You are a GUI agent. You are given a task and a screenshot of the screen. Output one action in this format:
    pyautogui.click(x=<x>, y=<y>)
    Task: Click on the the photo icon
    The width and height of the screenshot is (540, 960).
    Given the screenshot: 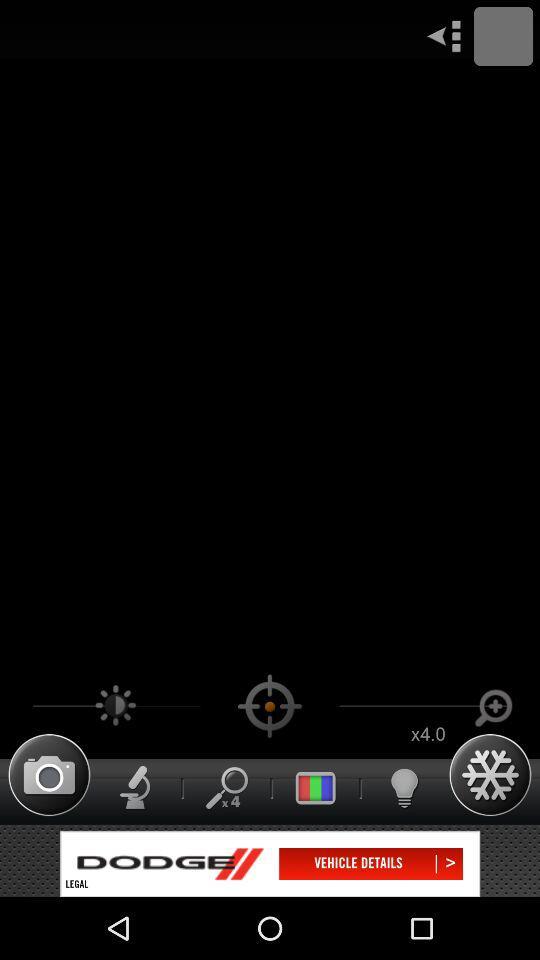 What is the action you would take?
    pyautogui.click(x=49, y=829)
    